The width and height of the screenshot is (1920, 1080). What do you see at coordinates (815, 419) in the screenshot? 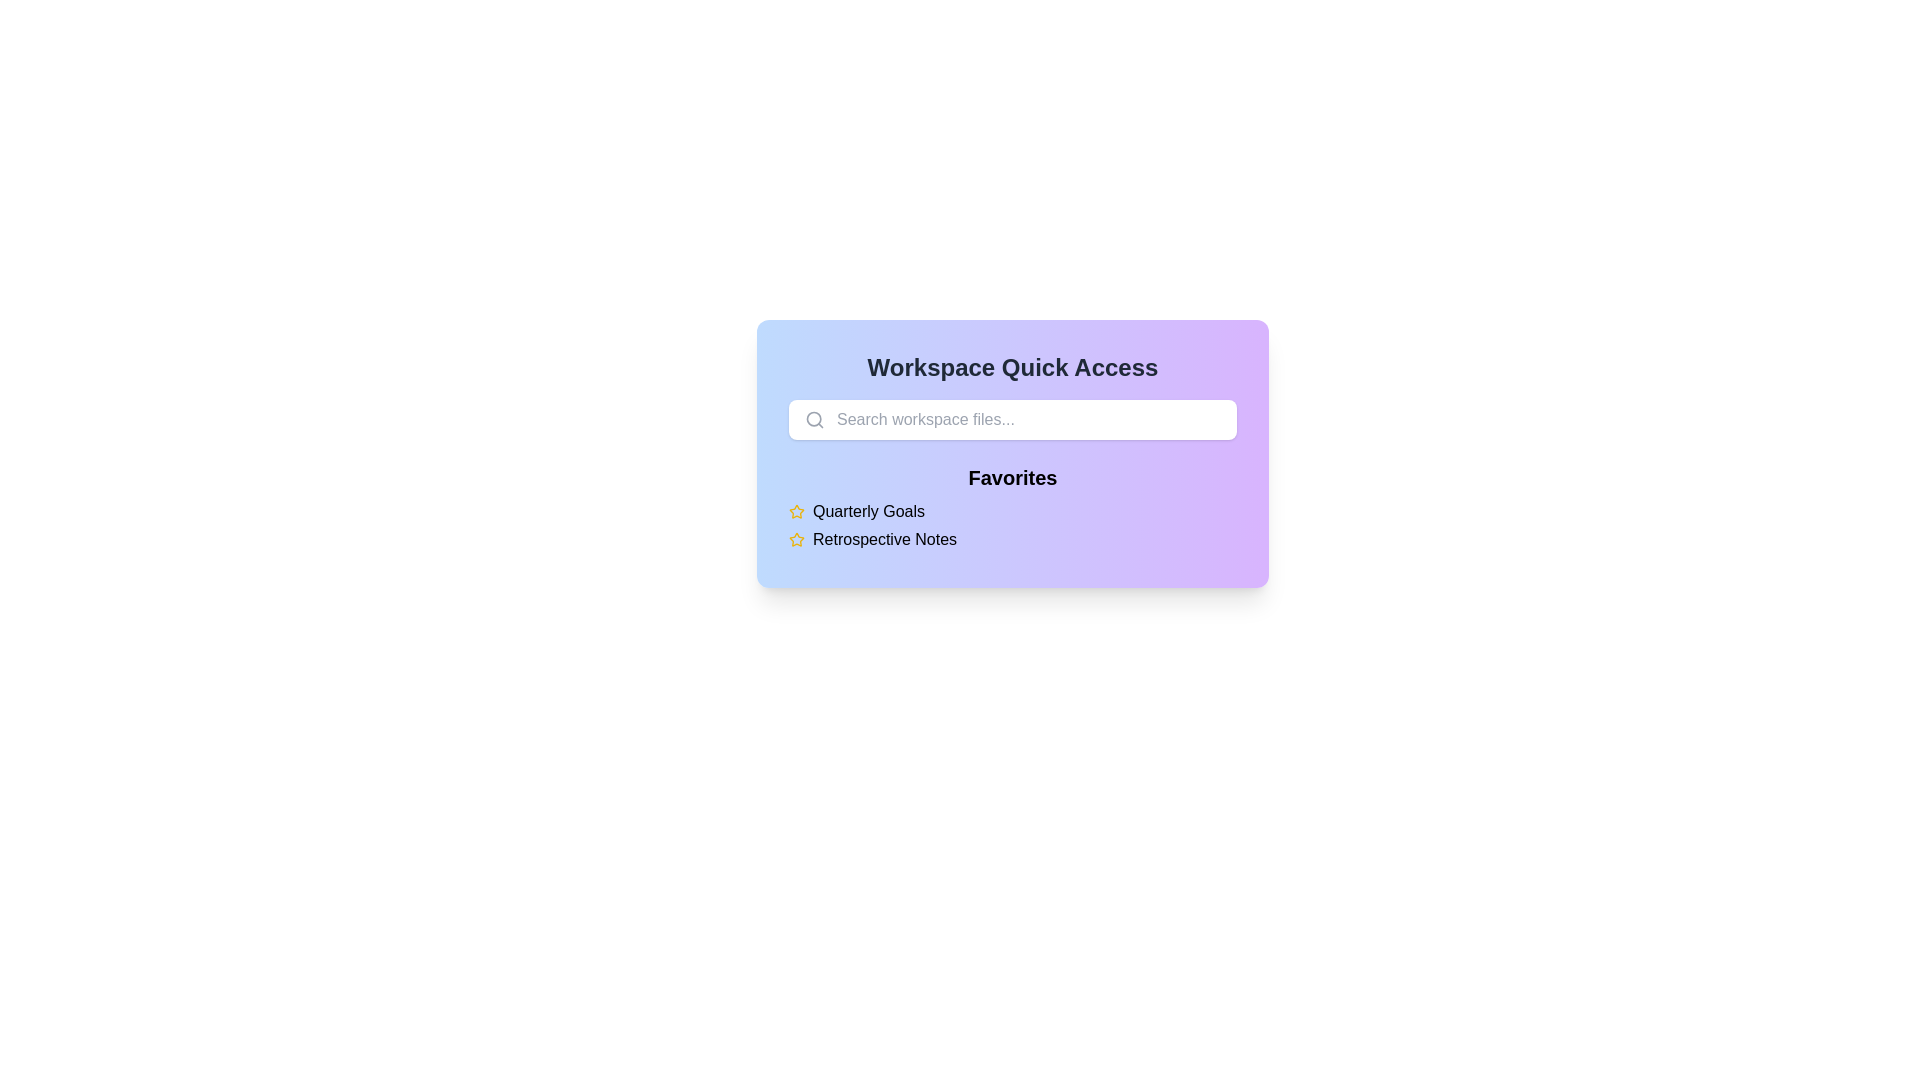
I see `the search icon resembling a magnifying glass, which is styled with thin, round gray lines and located to the left of the text input field in the search bar` at bounding box center [815, 419].